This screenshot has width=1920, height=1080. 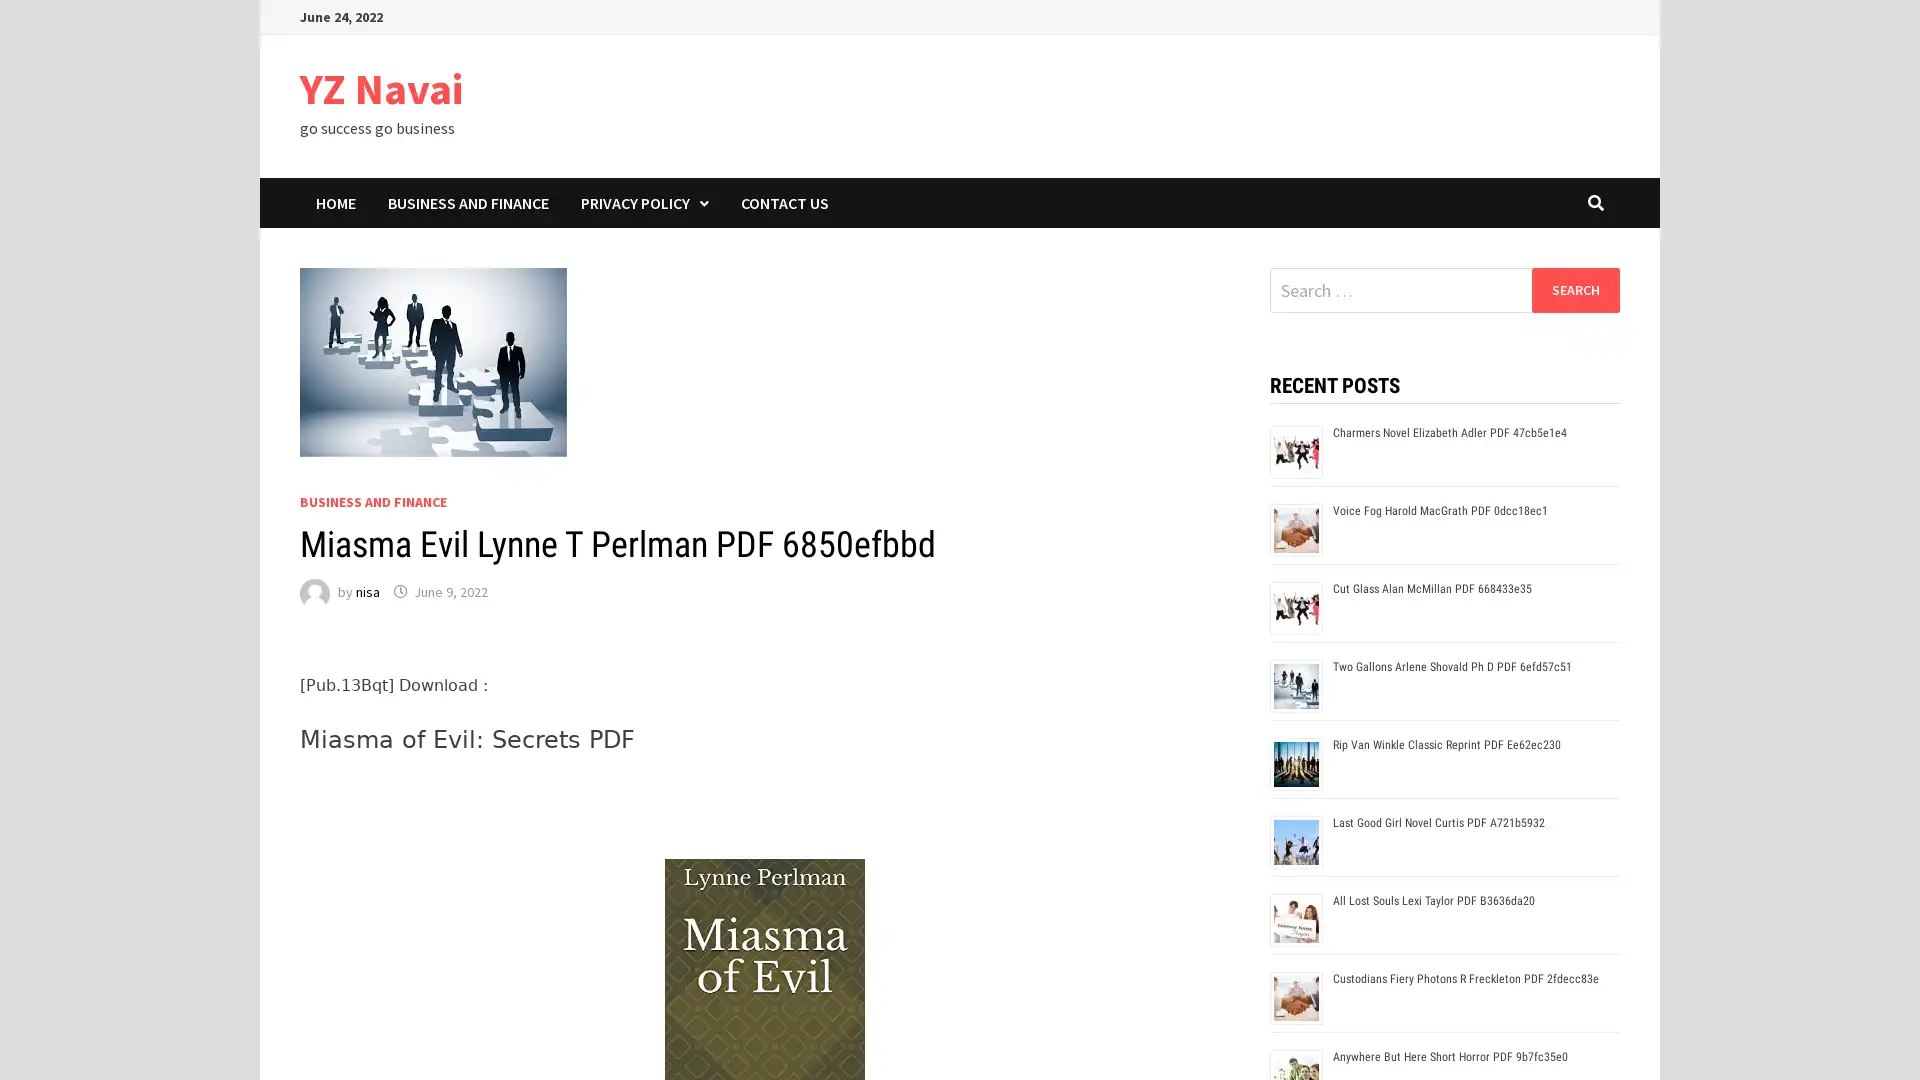 What do you see at coordinates (1574, 289) in the screenshot?
I see `Search` at bounding box center [1574, 289].